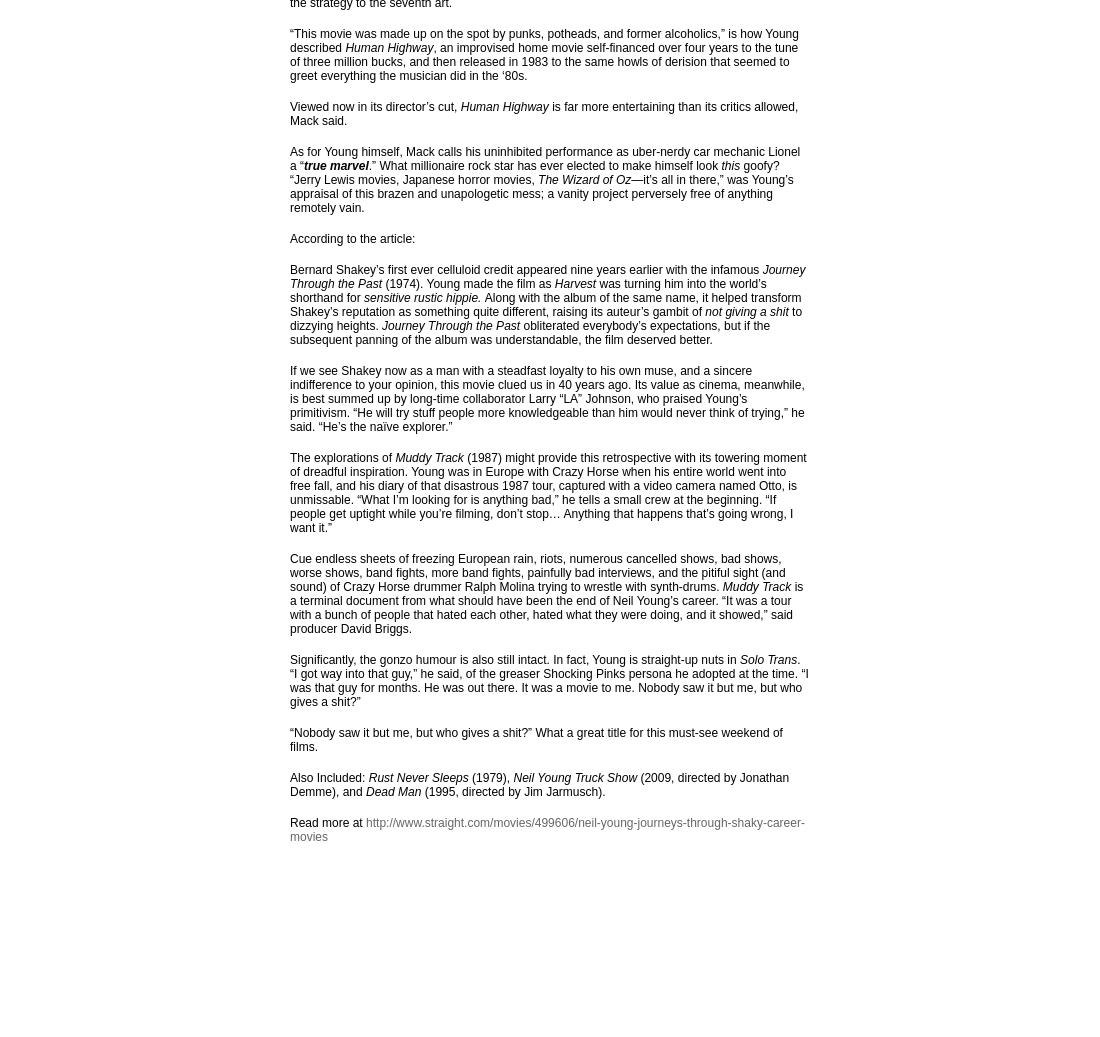 This screenshot has height=1037, width=1100. Describe the element at coordinates (546, 606) in the screenshot. I see `'is a terminal document from what should have been the end of Neil Young’s career. “It was a tour with a bunch of people that hated each other, hated what they were doing, and it showed,” said producer David Briggs.'` at that location.